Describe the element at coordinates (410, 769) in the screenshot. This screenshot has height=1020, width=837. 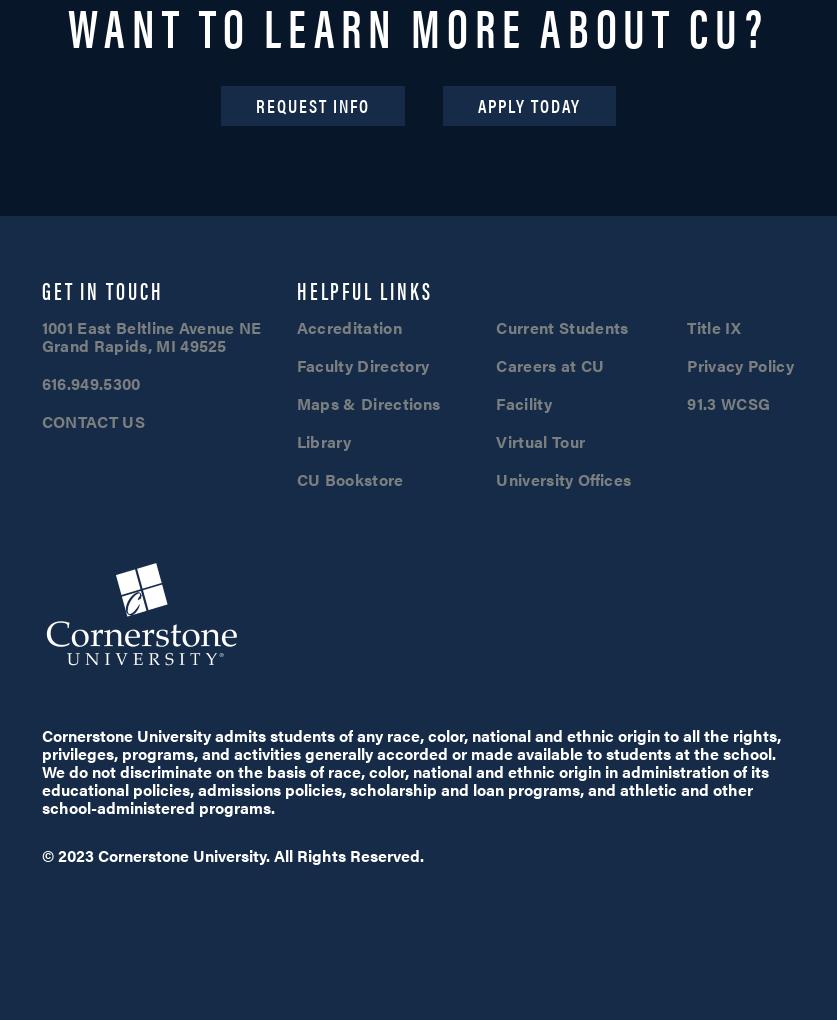
I see `'Cornerstone University admits students of any race, color, national and ethnic origin to all the rights, privileges, programs, and activities generally accorded or made available to students at the school. We do not discriminate on the basis of race, color, national and ethnic origin in administration of its educational policies, admissions policies, scholarship and loan programs, and athletic and other school-administered programs.'` at that location.